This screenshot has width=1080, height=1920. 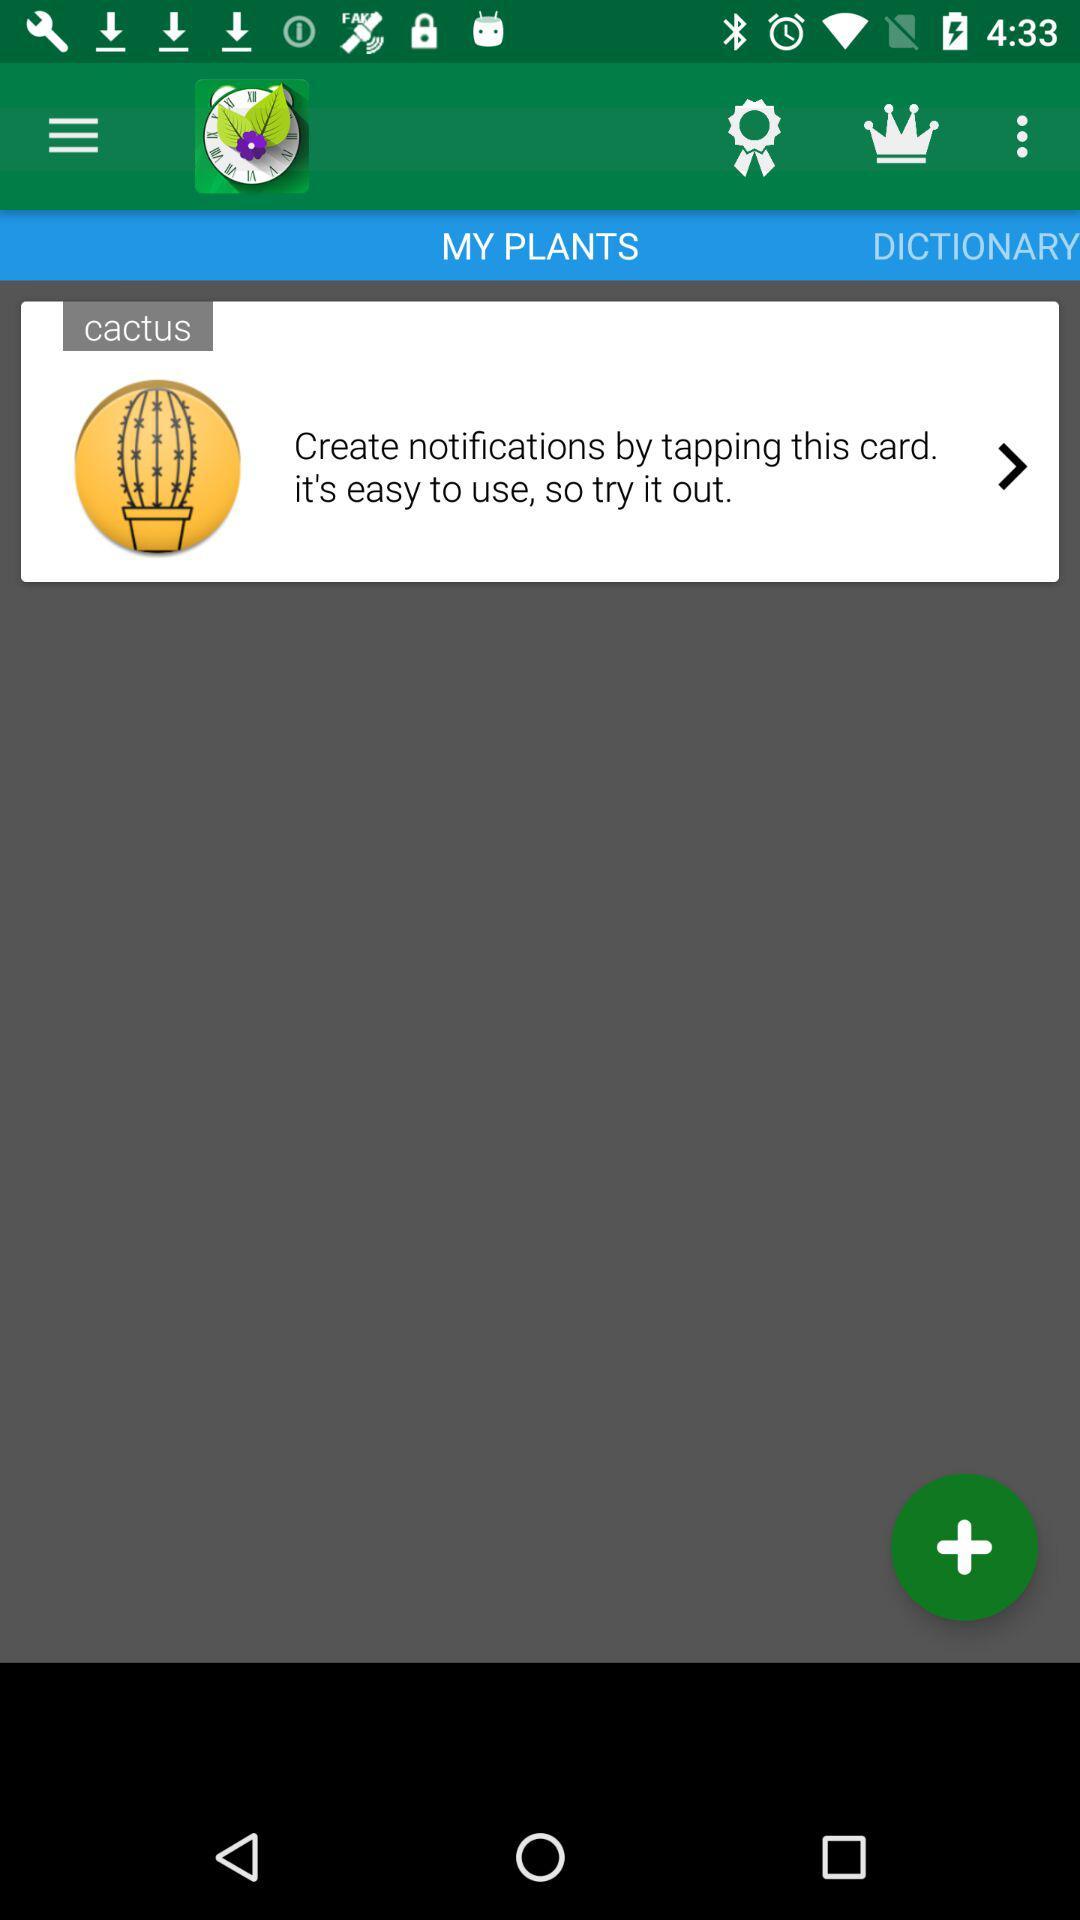 I want to click on the add icon, so click(x=963, y=1546).